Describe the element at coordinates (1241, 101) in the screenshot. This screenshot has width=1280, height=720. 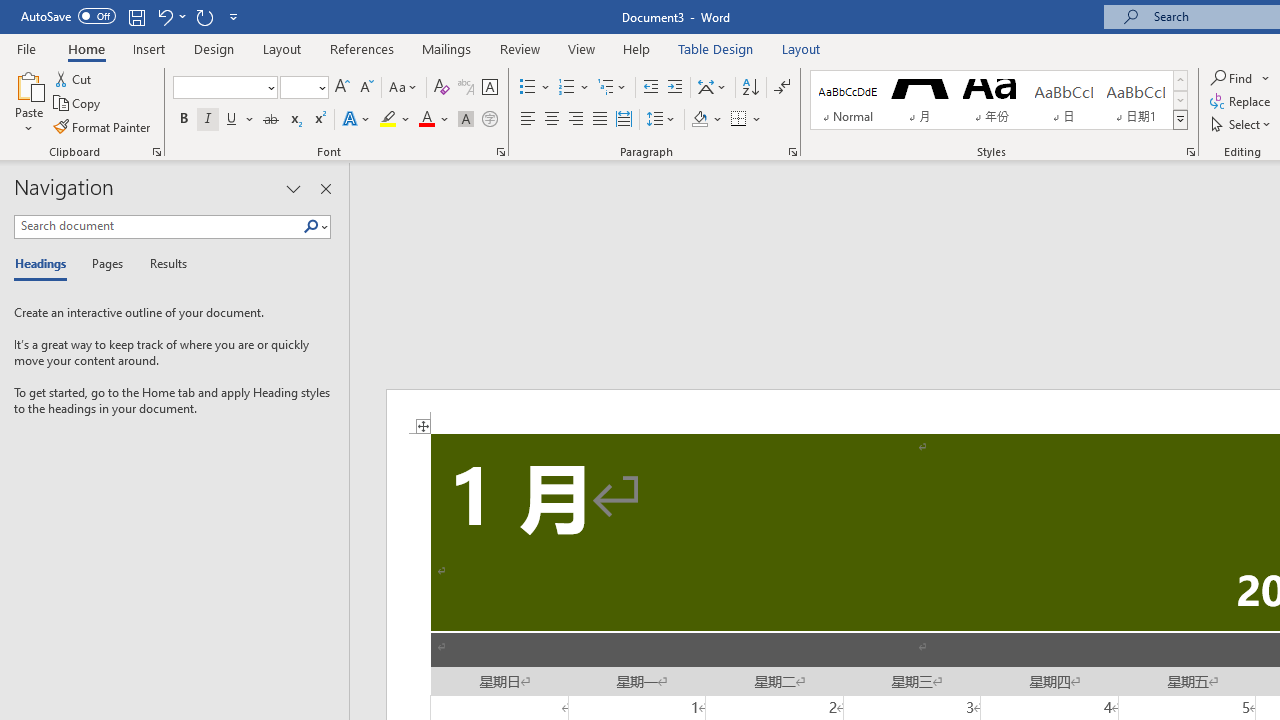
I see `'Replace...'` at that location.